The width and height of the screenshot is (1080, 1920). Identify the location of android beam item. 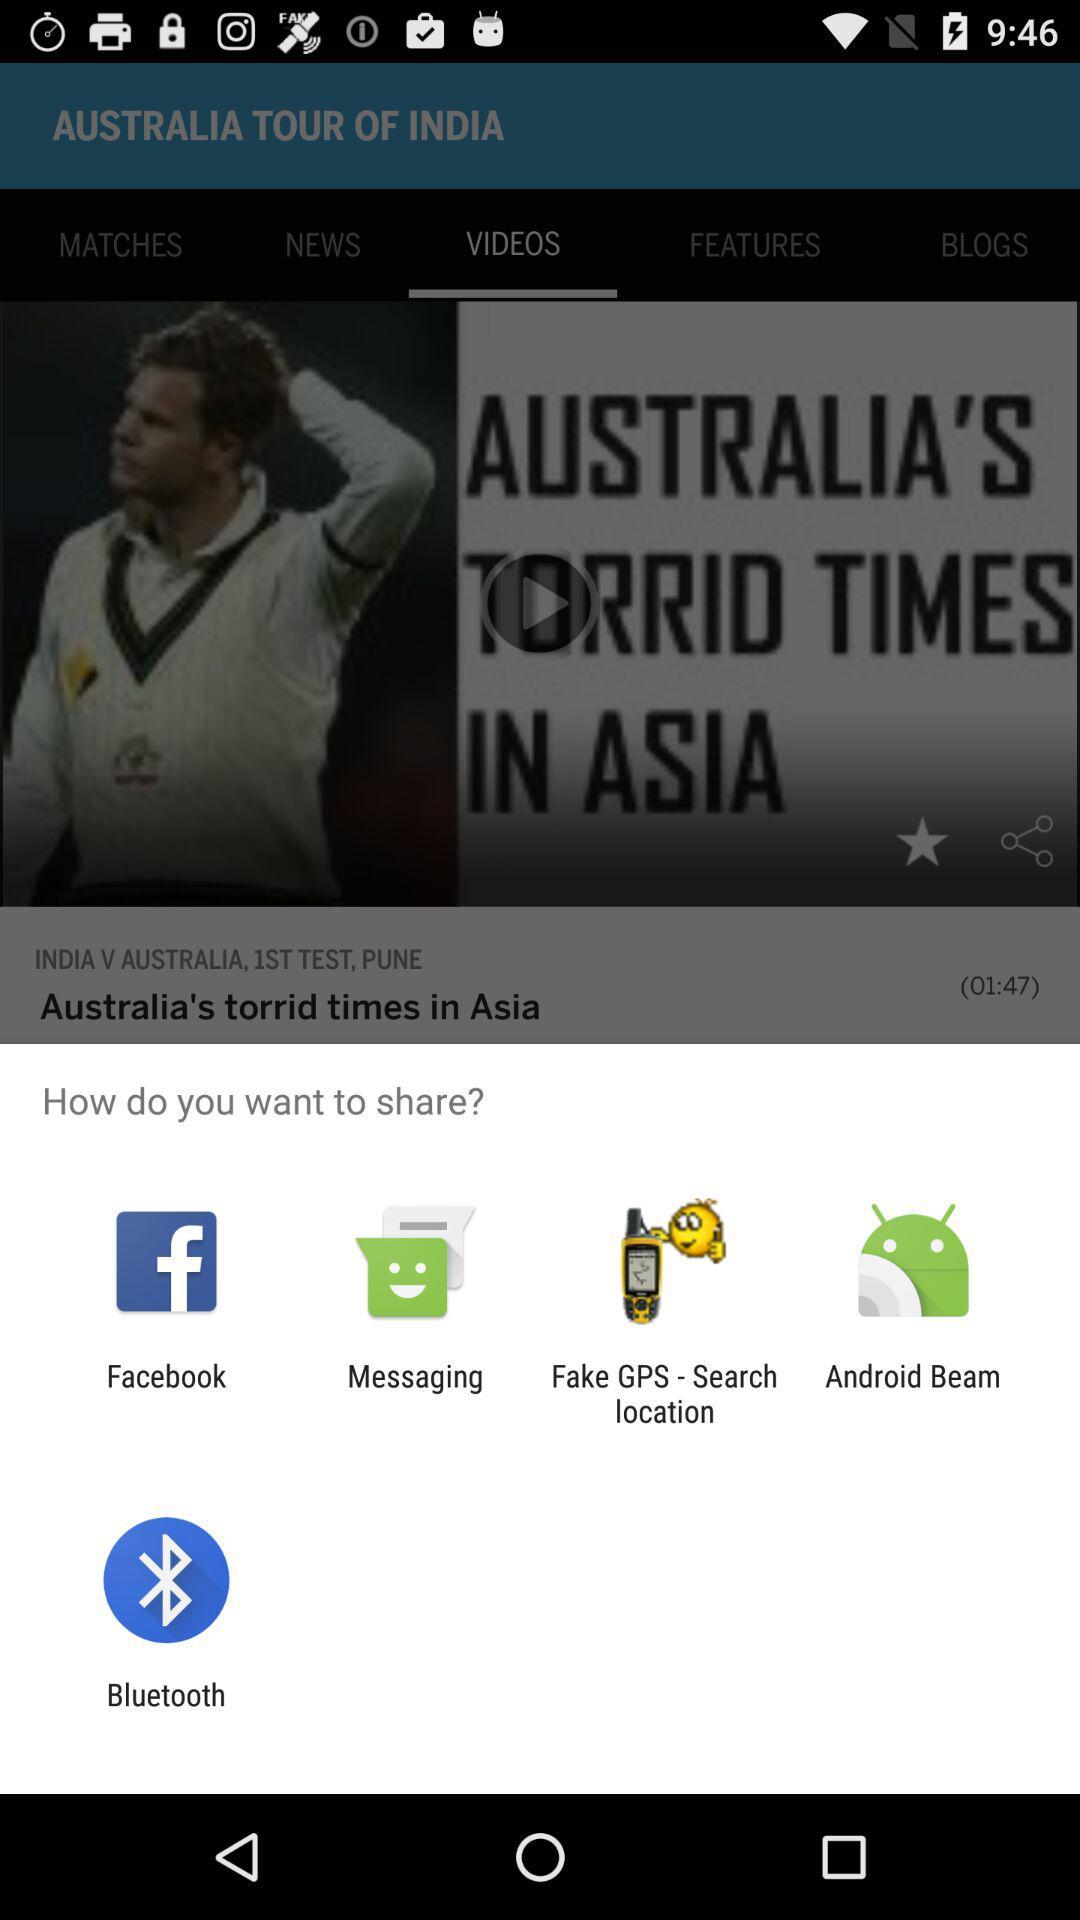
(913, 1392).